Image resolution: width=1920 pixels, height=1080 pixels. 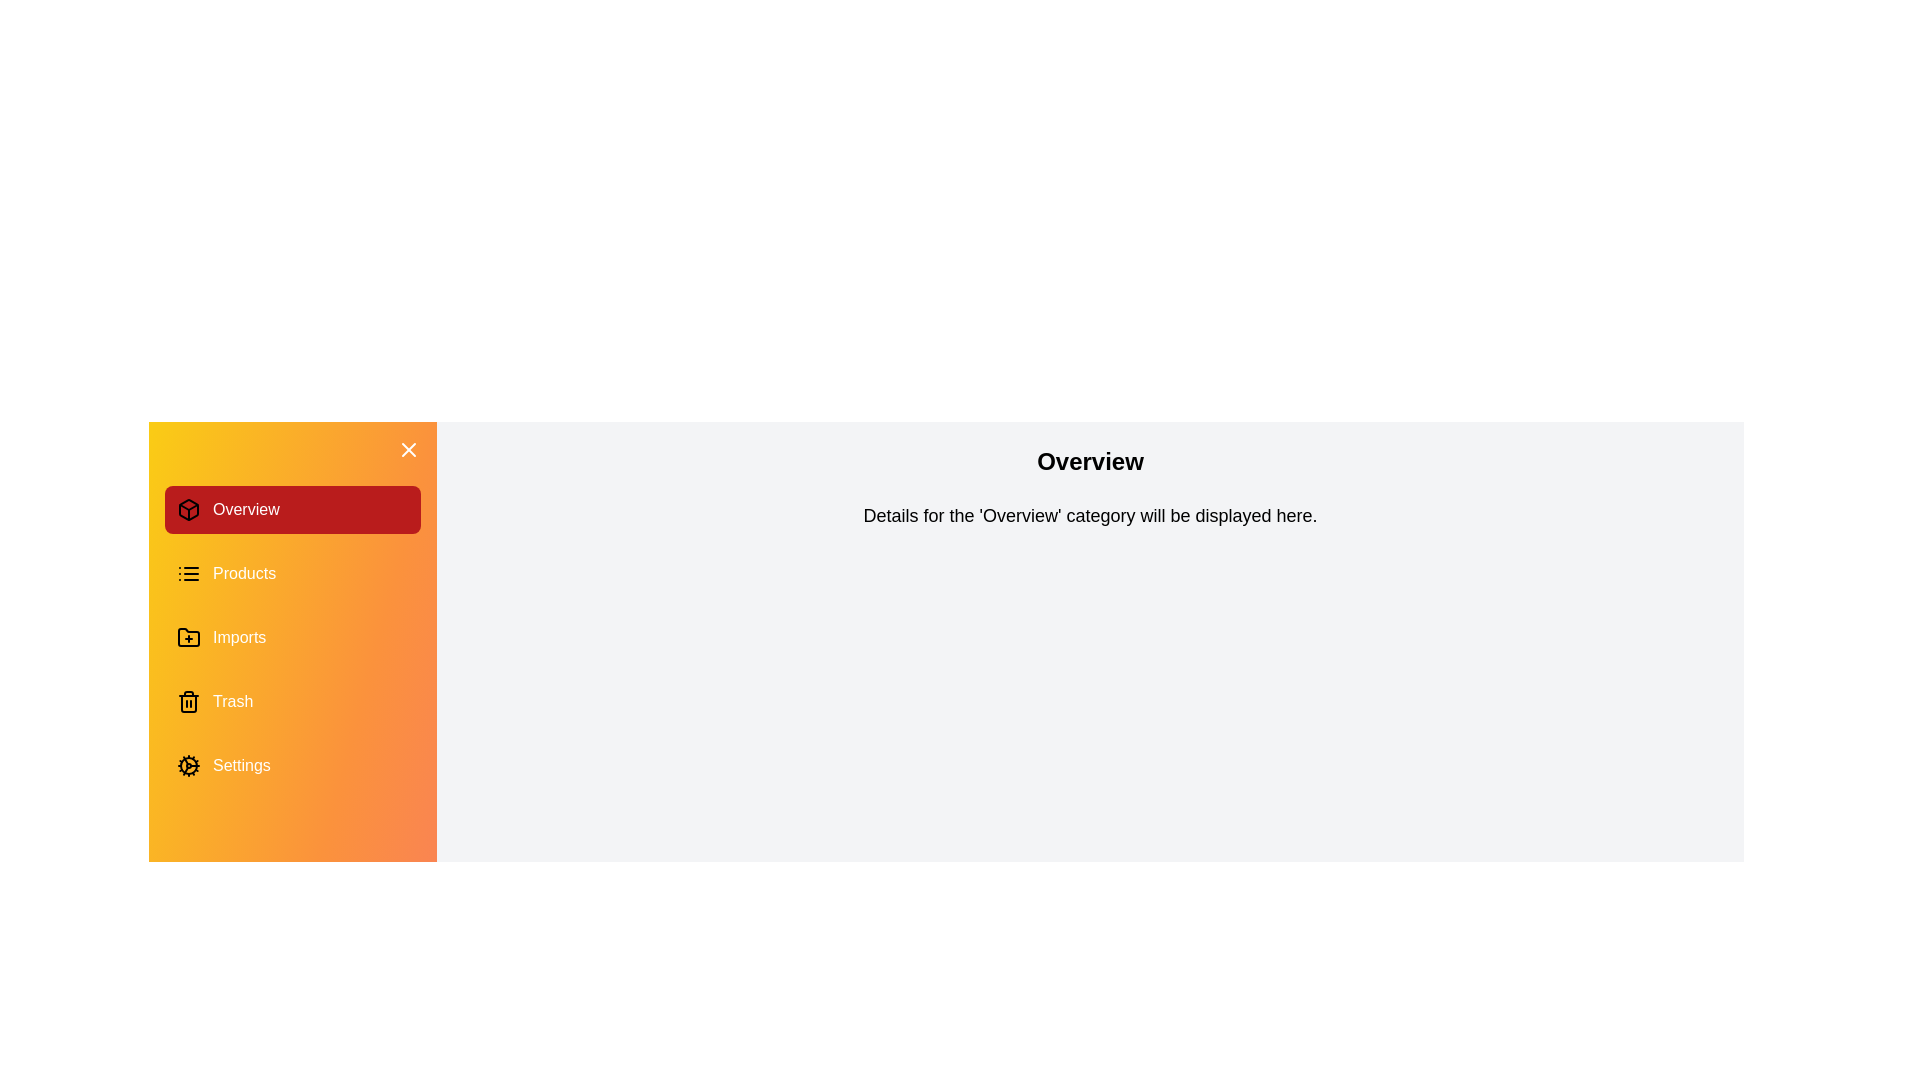 I want to click on the category item Settings to observe the hover effect, so click(x=291, y=765).